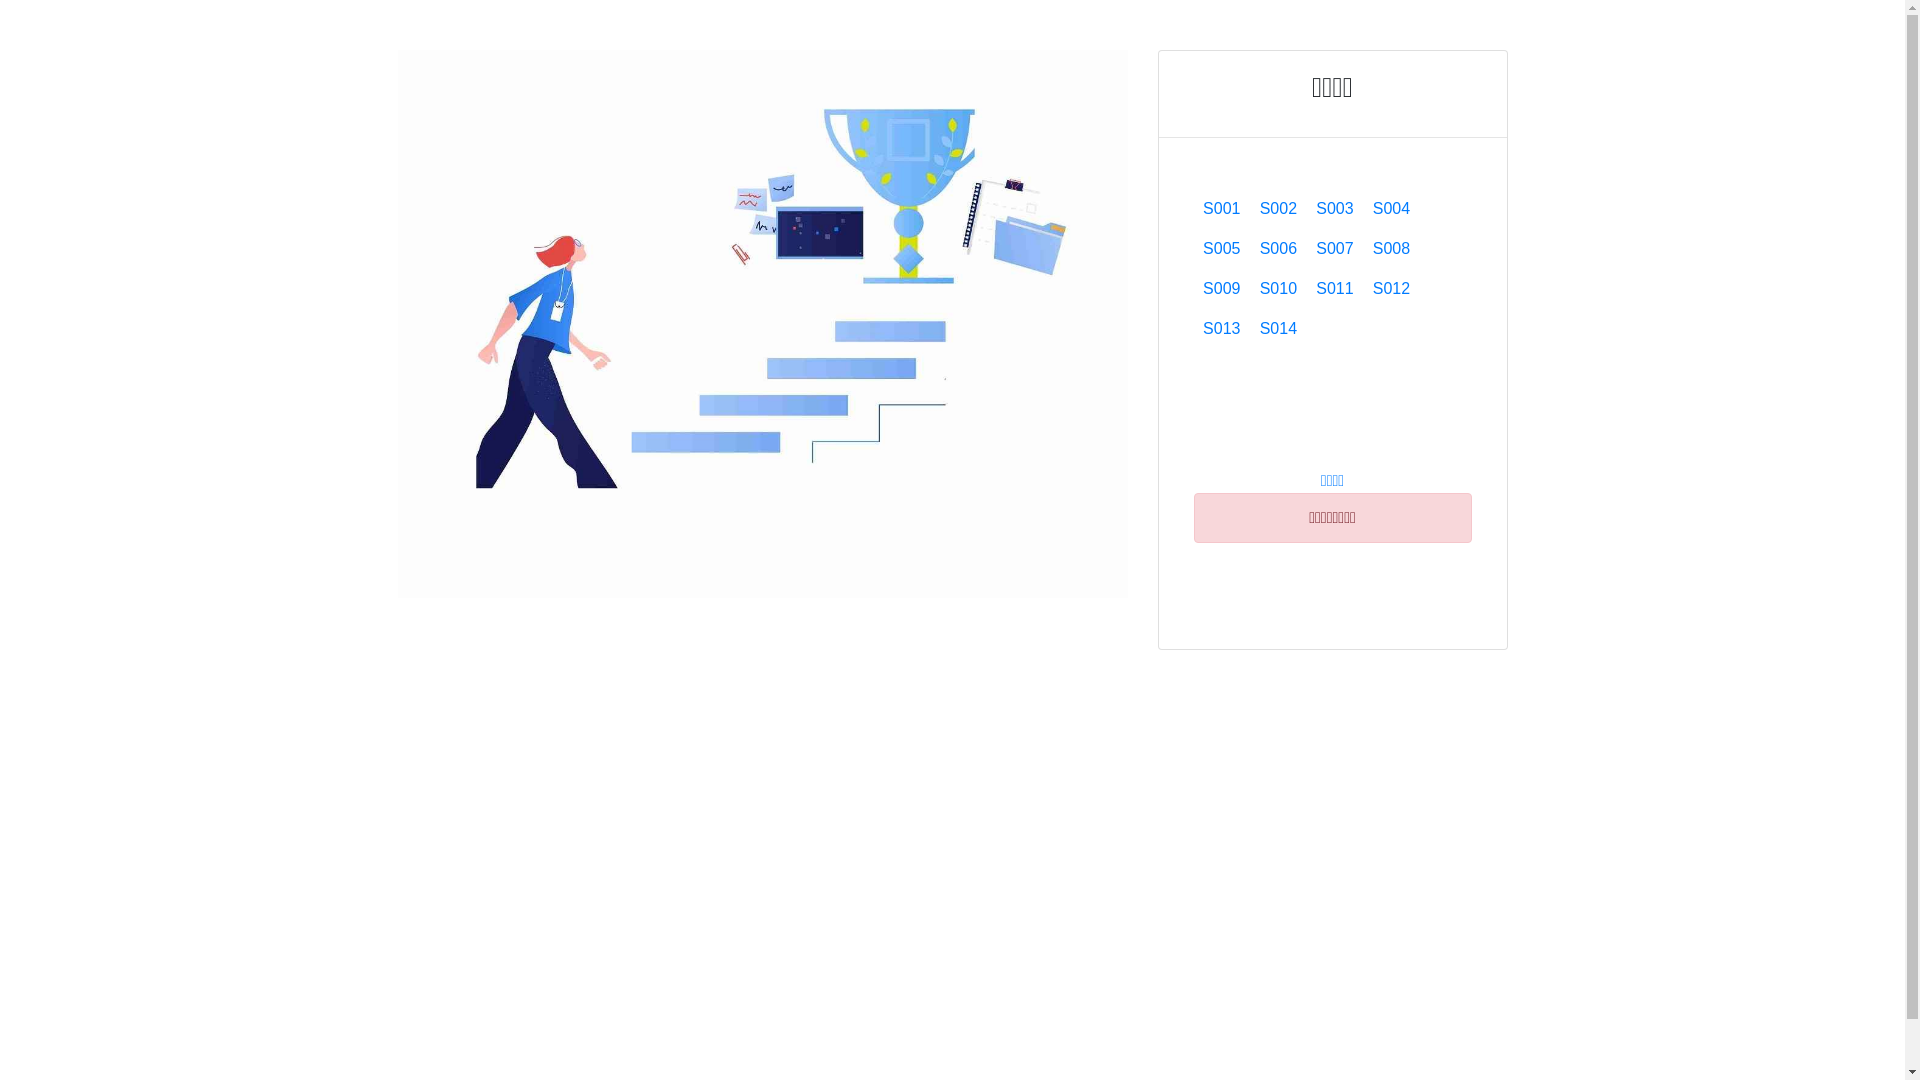 Image resolution: width=1920 pixels, height=1080 pixels. I want to click on 'S010', so click(1277, 289).